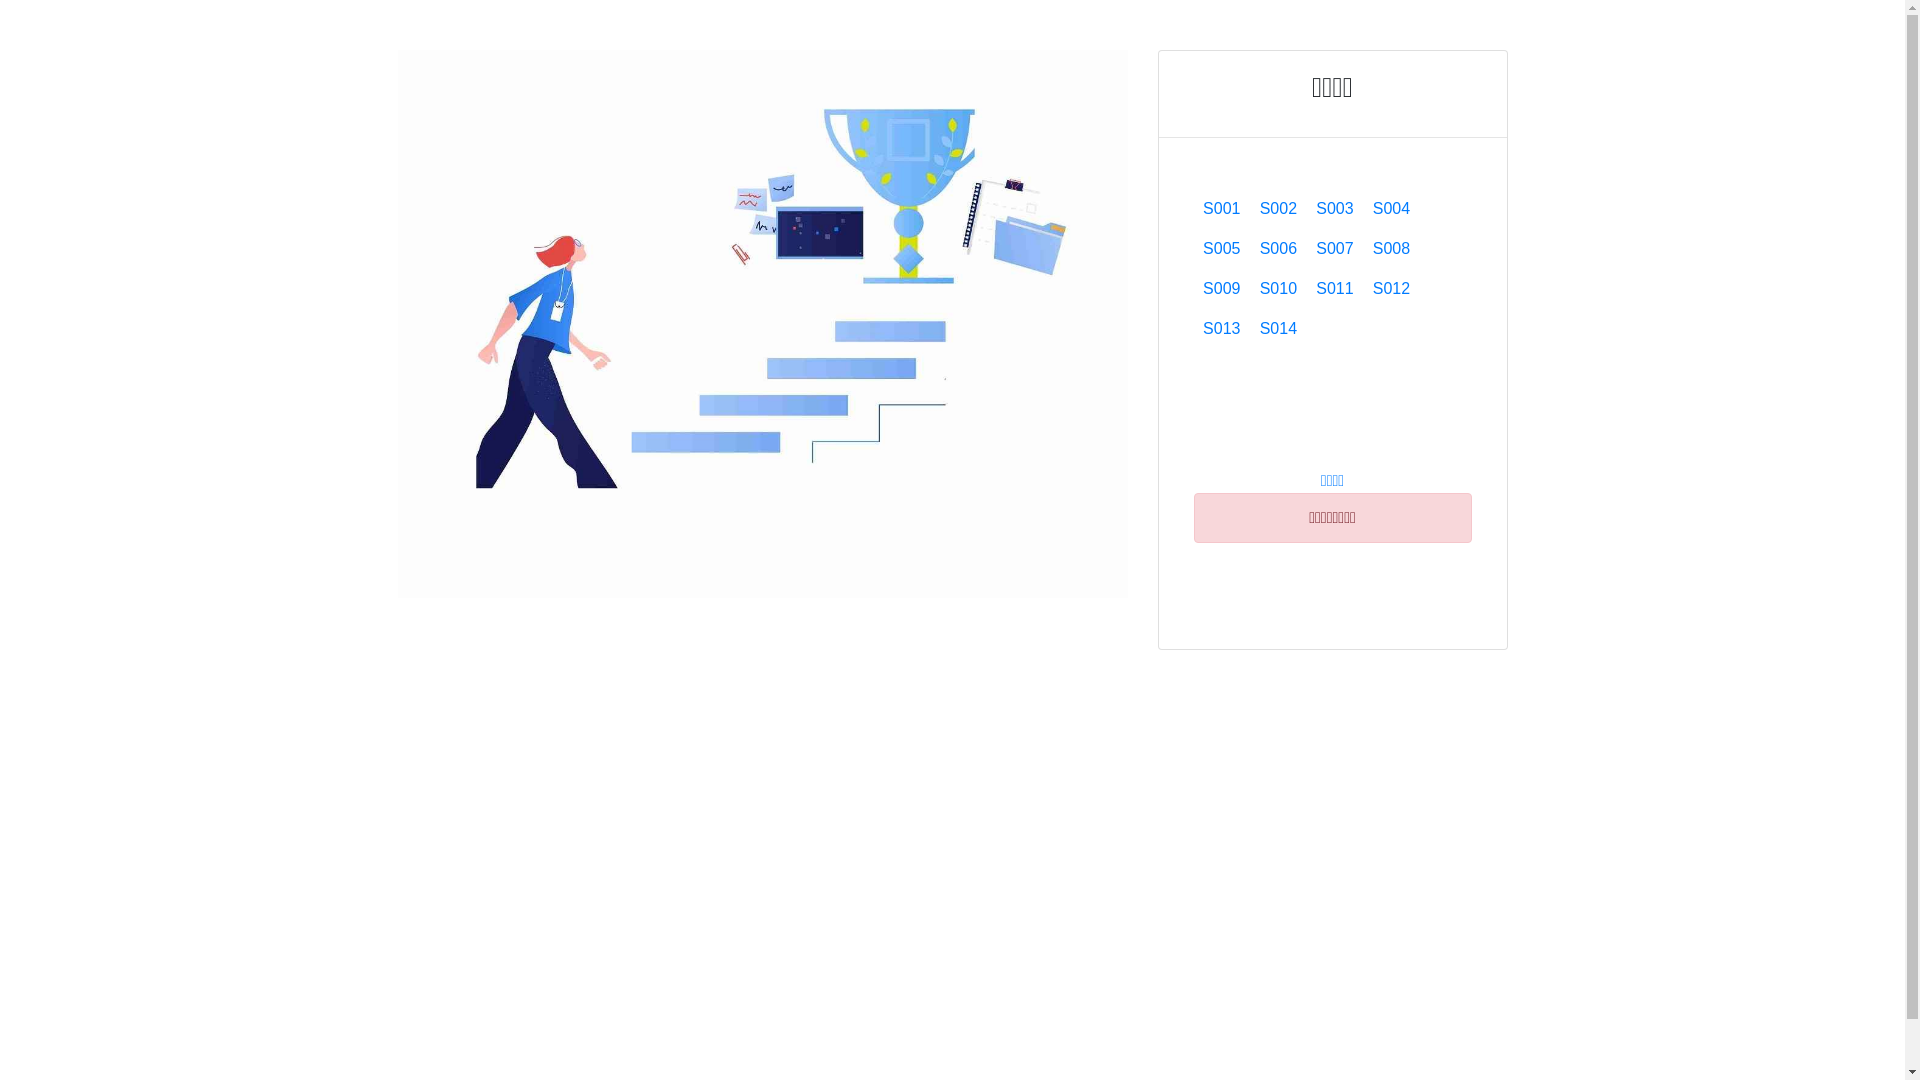 Image resolution: width=1920 pixels, height=1080 pixels. I want to click on 'S010', so click(1277, 289).